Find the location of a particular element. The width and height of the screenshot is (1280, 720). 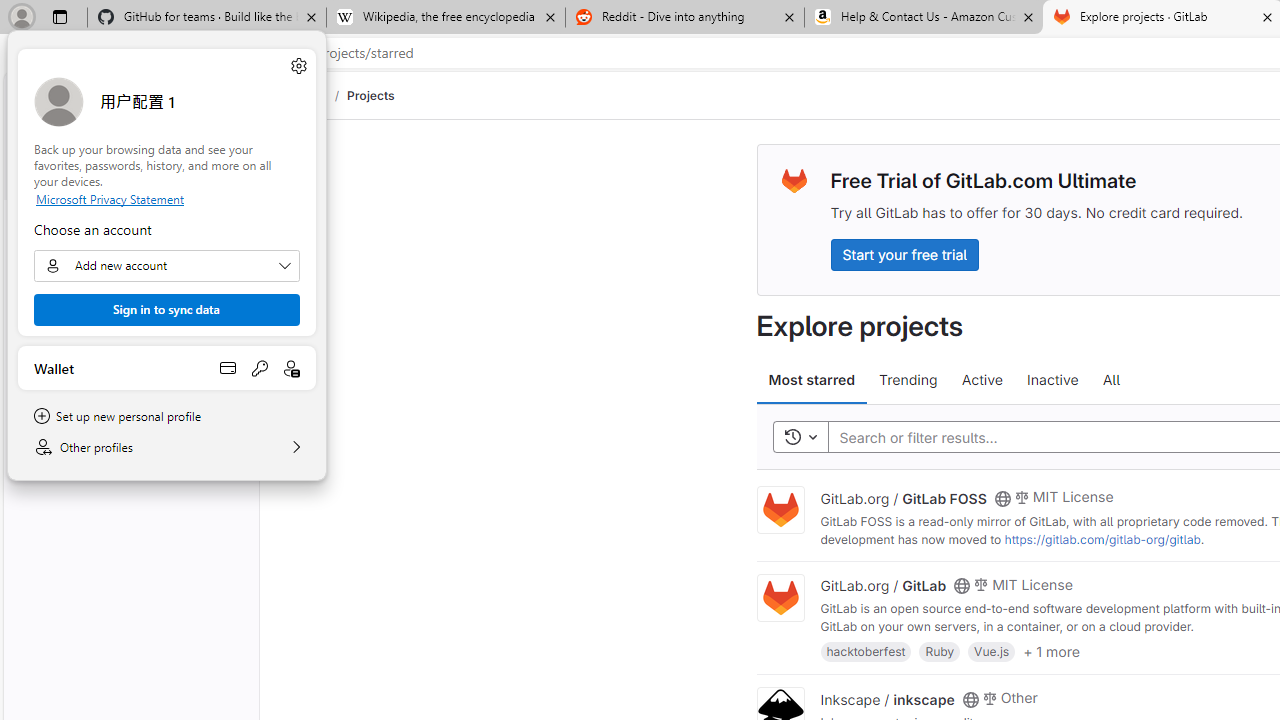

'+ 1 more' is located at coordinates (1050, 650).